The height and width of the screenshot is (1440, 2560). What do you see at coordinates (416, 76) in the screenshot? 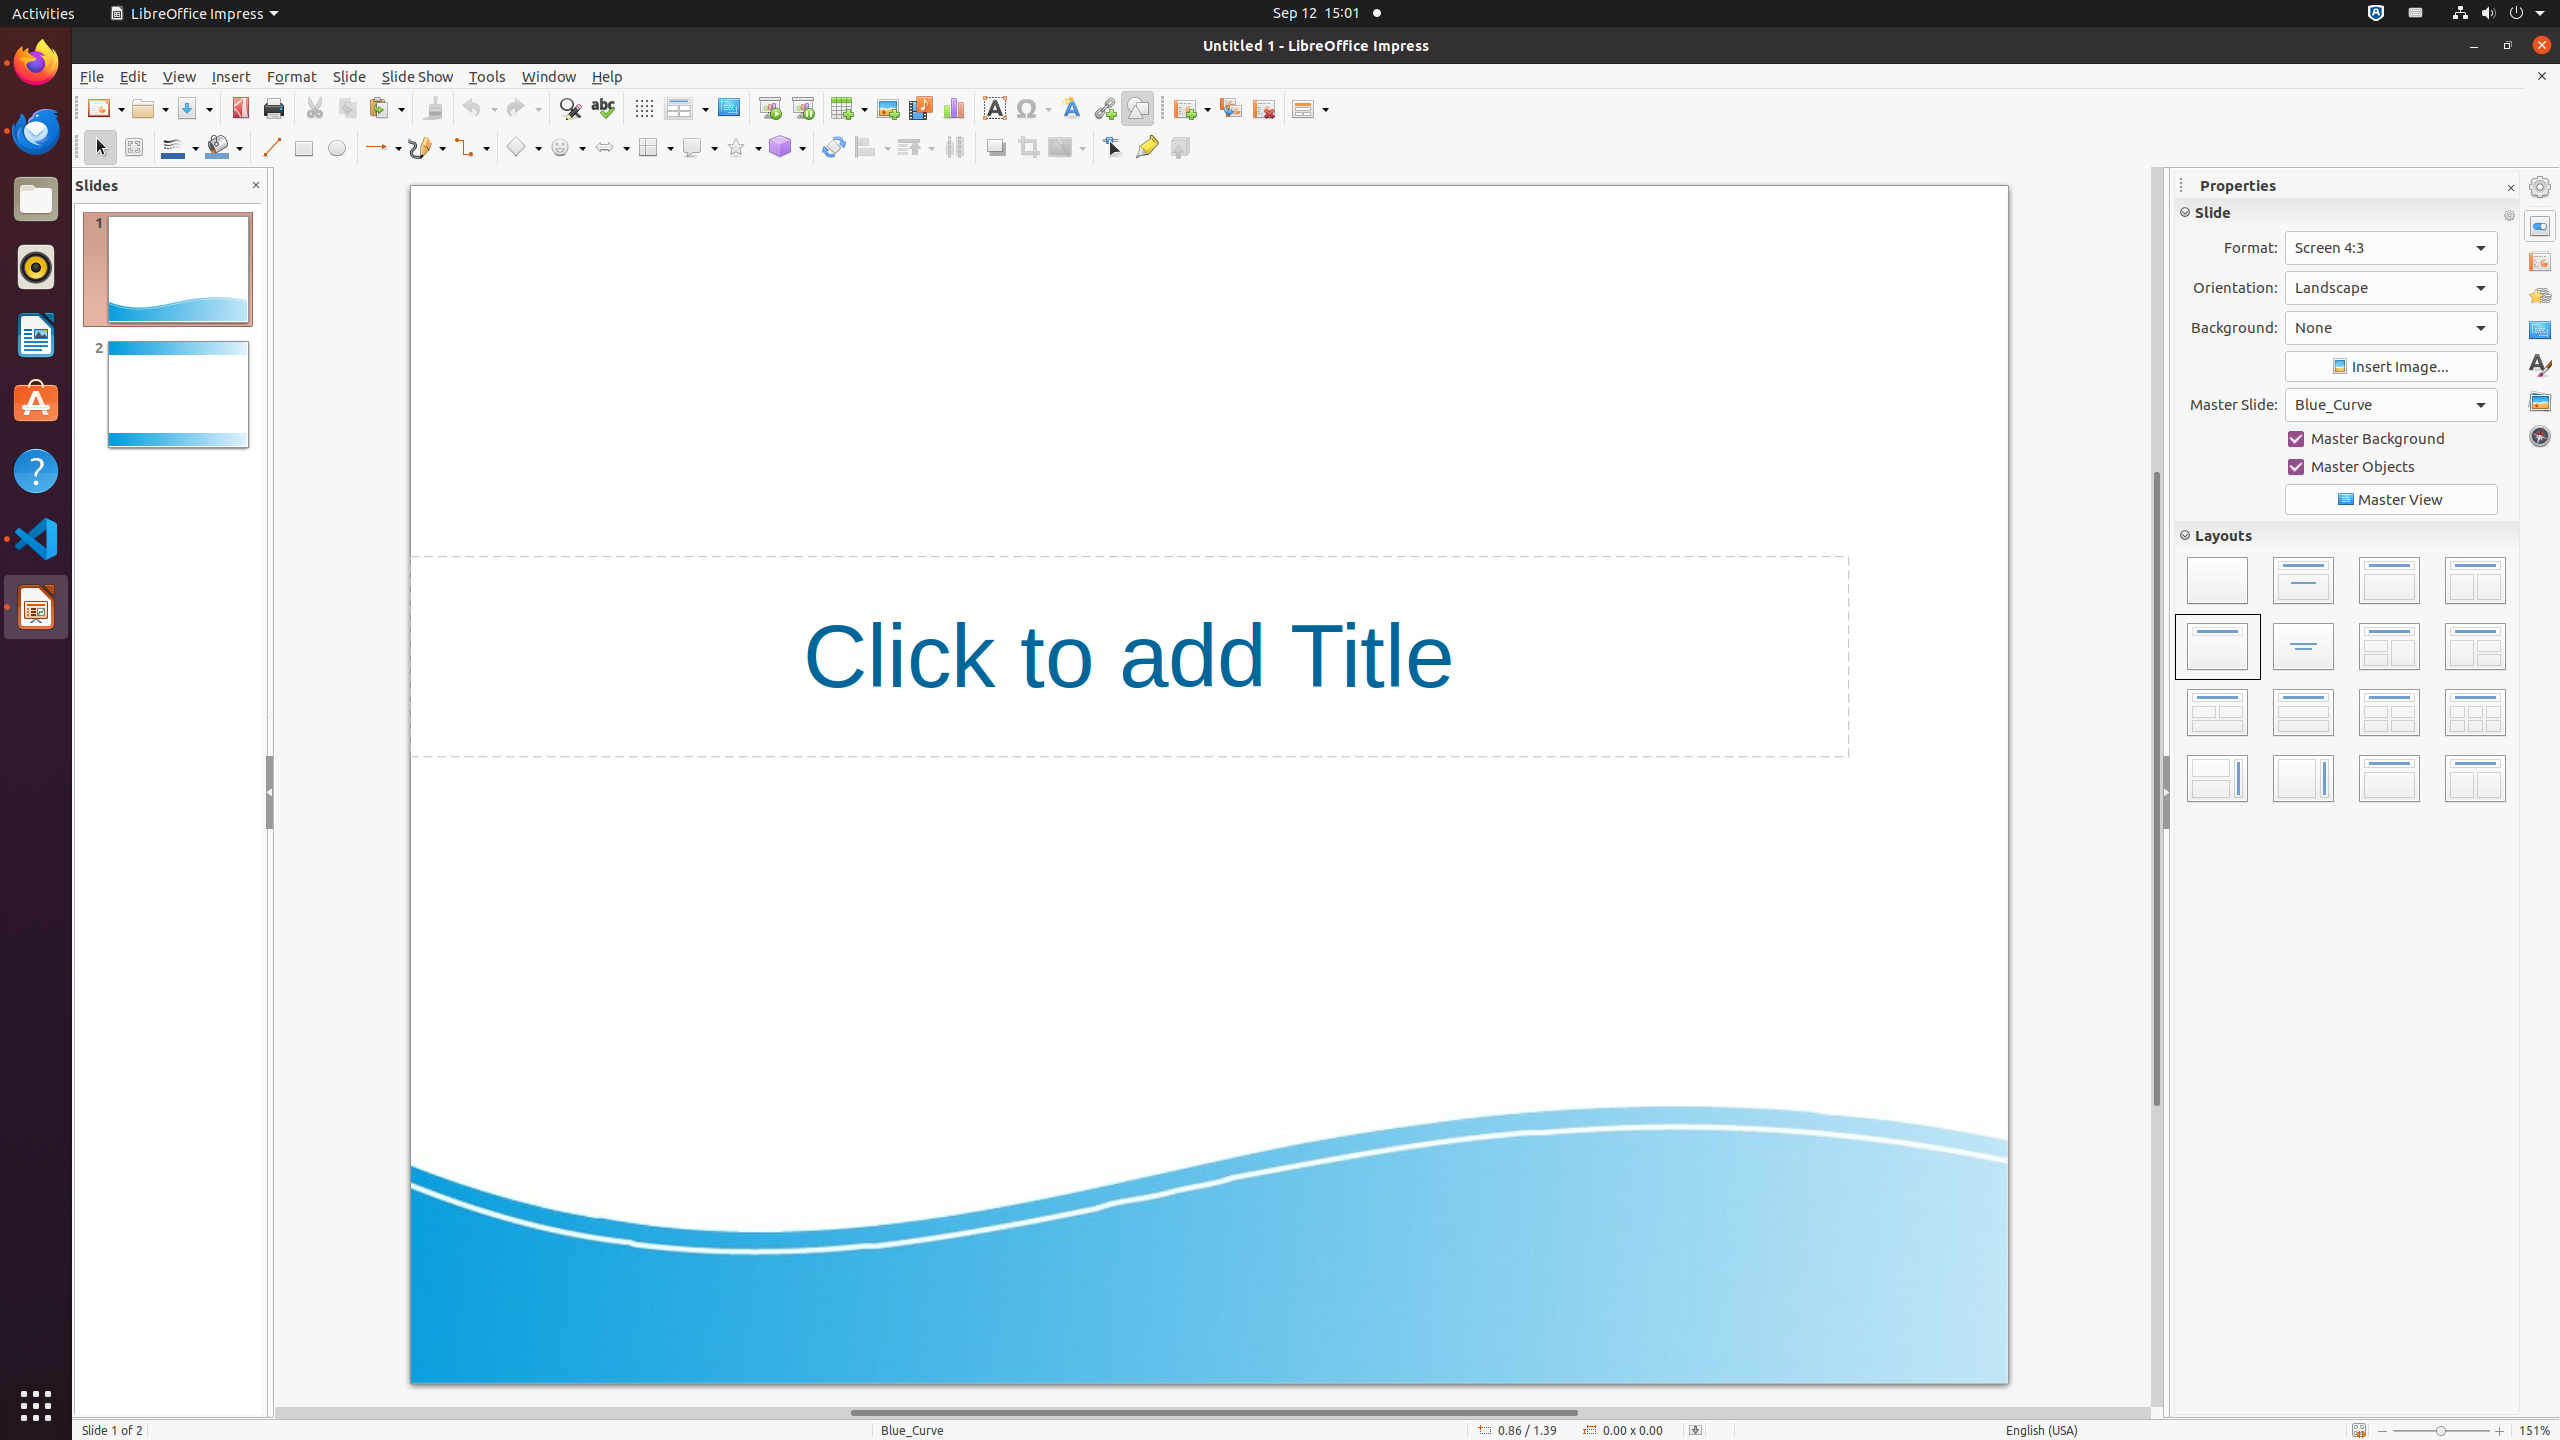
I see `'Slide Show'` at bounding box center [416, 76].